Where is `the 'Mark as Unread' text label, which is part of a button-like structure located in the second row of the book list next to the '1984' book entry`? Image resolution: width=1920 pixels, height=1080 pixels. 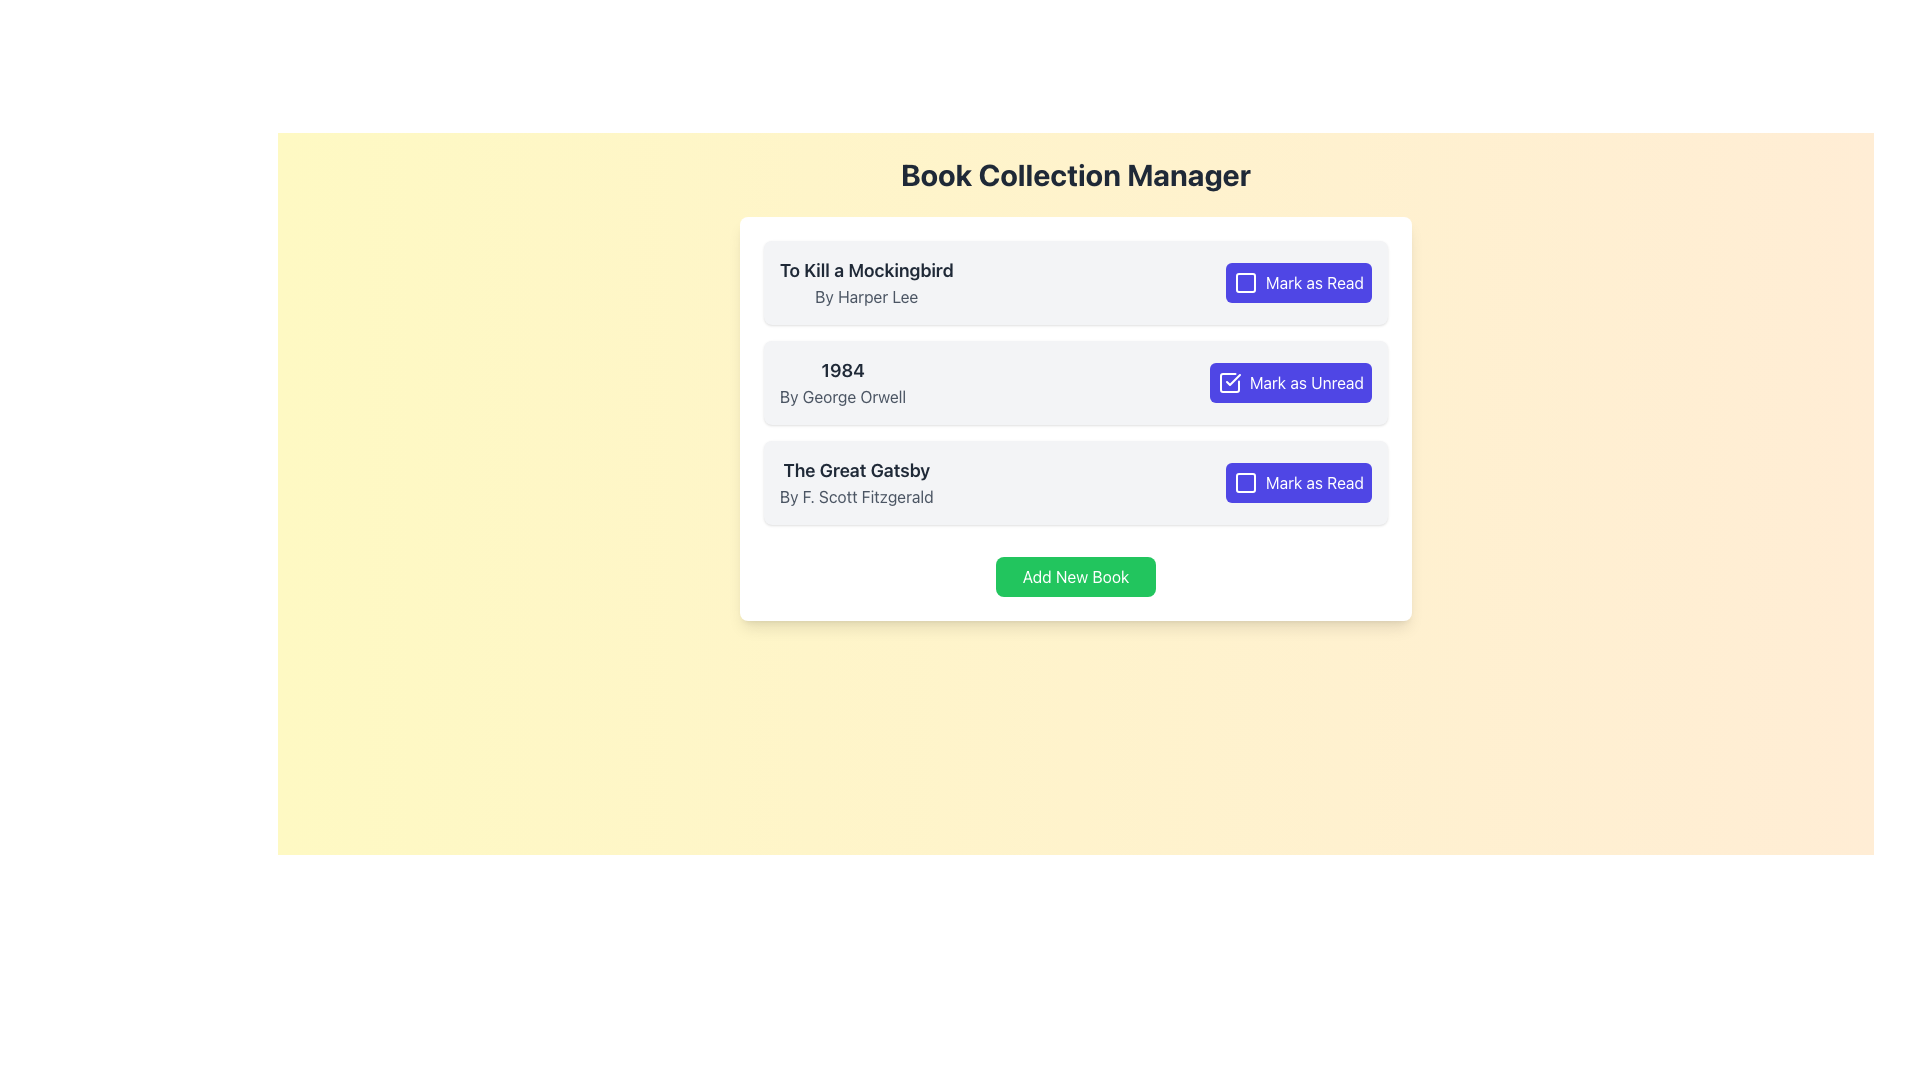 the 'Mark as Unread' text label, which is part of a button-like structure located in the second row of the book list next to the '1984' book entry is located at coordinates (1306, 382).